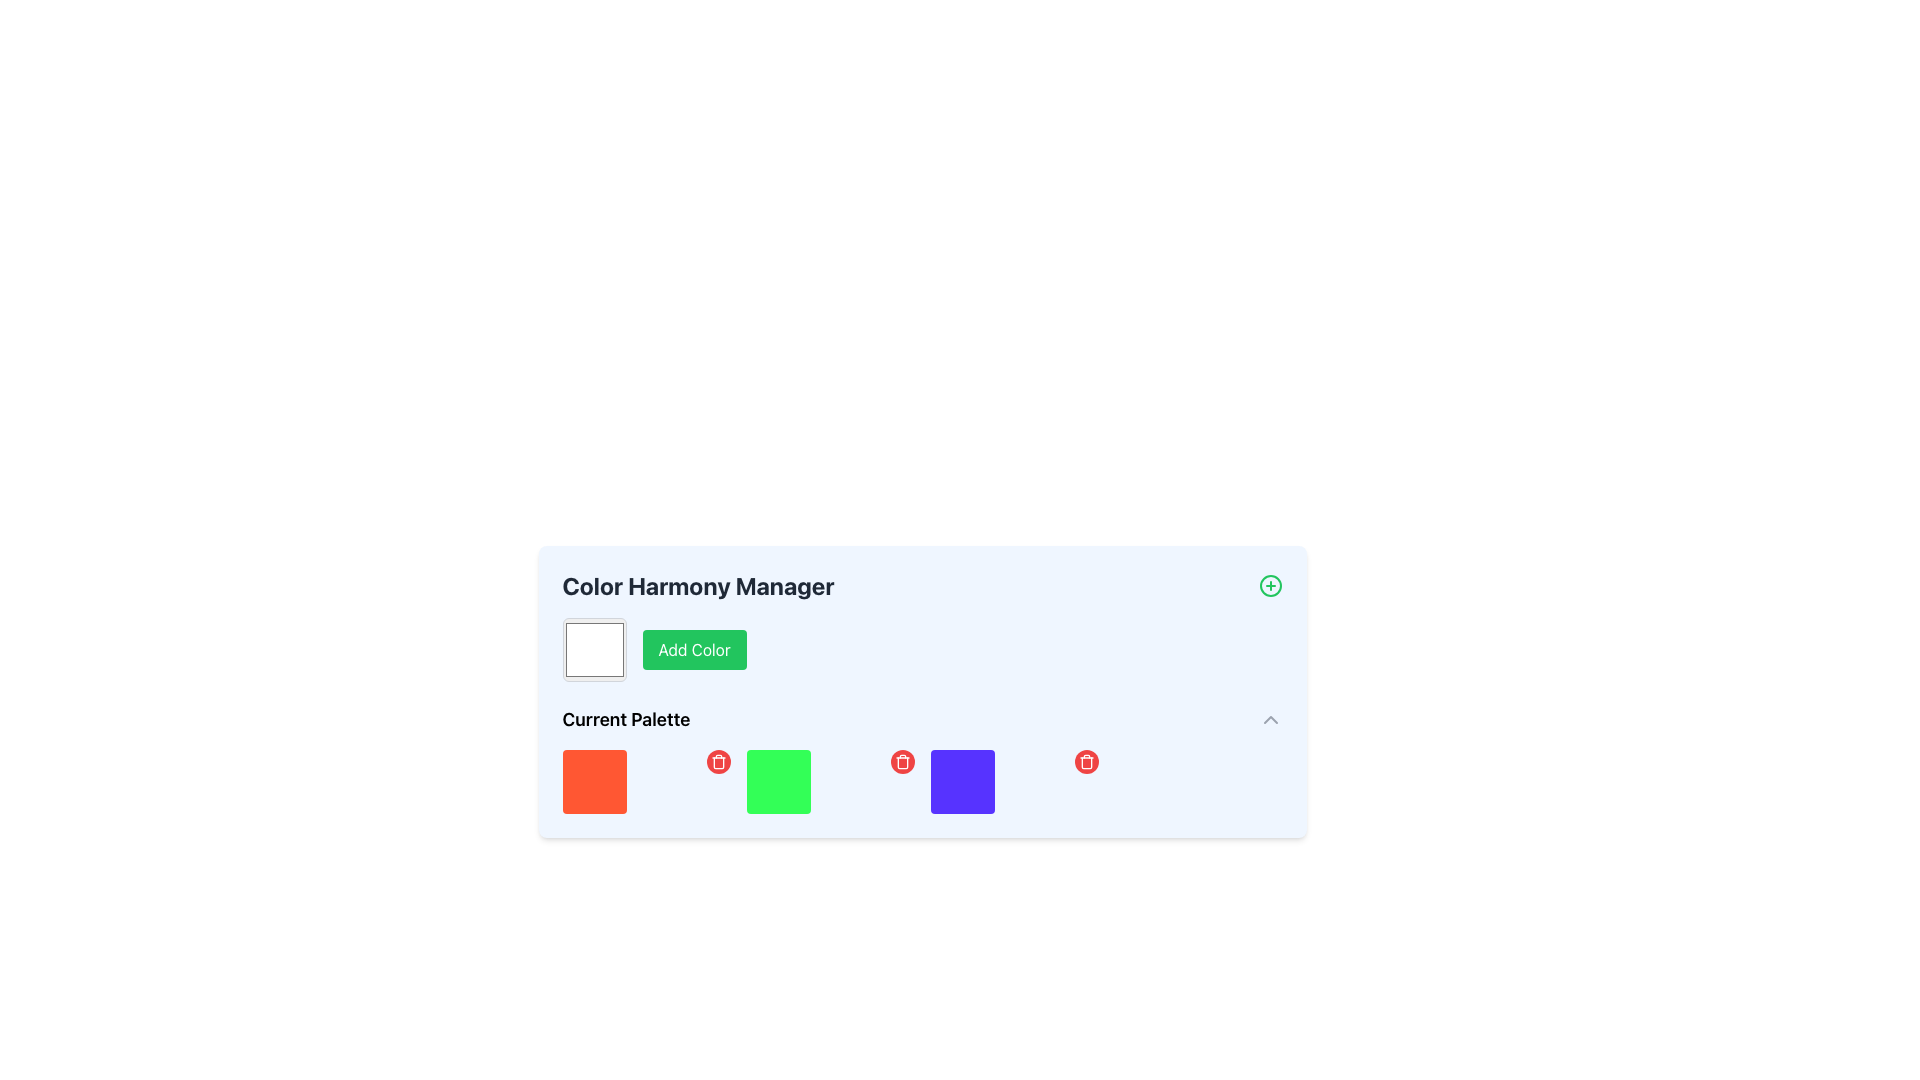  Describe the element at coordinates (921, 650) in the screenshot. I see `the color picker input within the 'Color Harmony Manager' interface, which is used to select a color for the palette` at that location.